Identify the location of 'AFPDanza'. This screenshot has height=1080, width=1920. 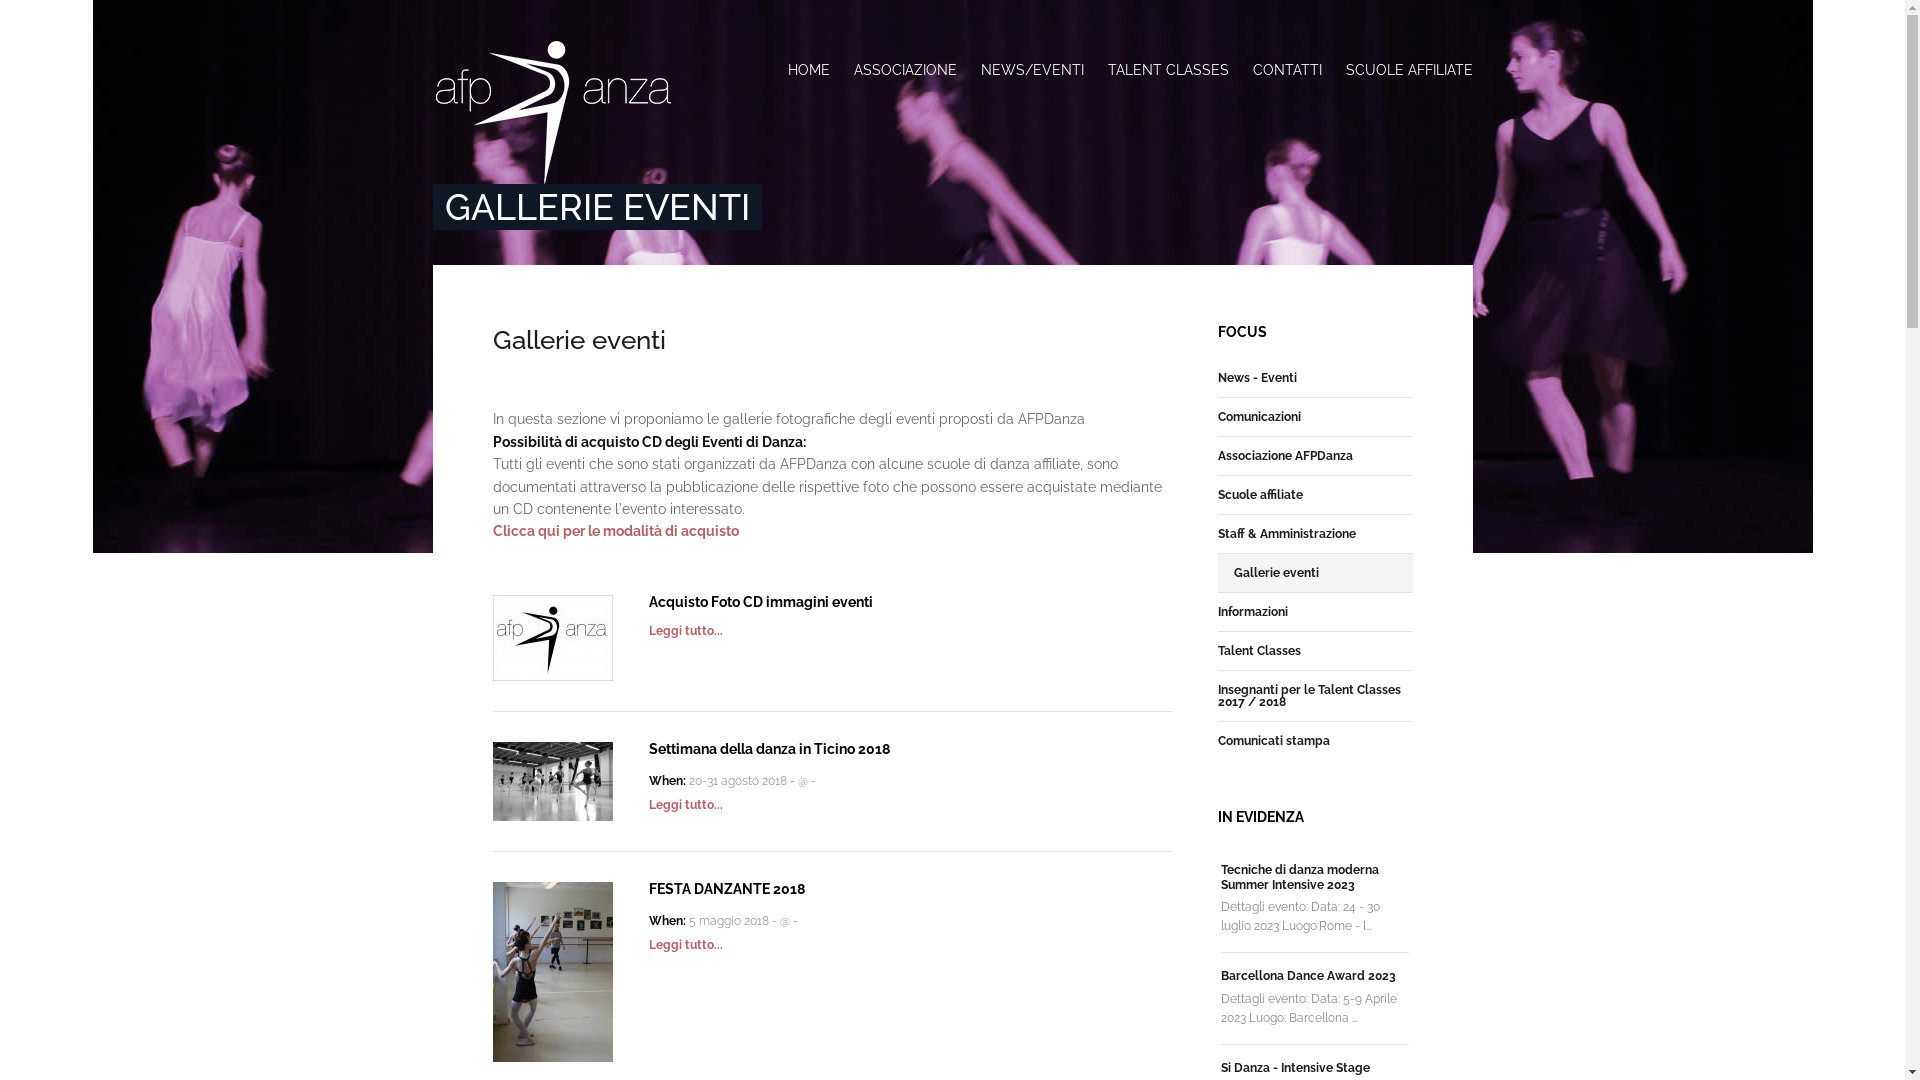
(552, 112).